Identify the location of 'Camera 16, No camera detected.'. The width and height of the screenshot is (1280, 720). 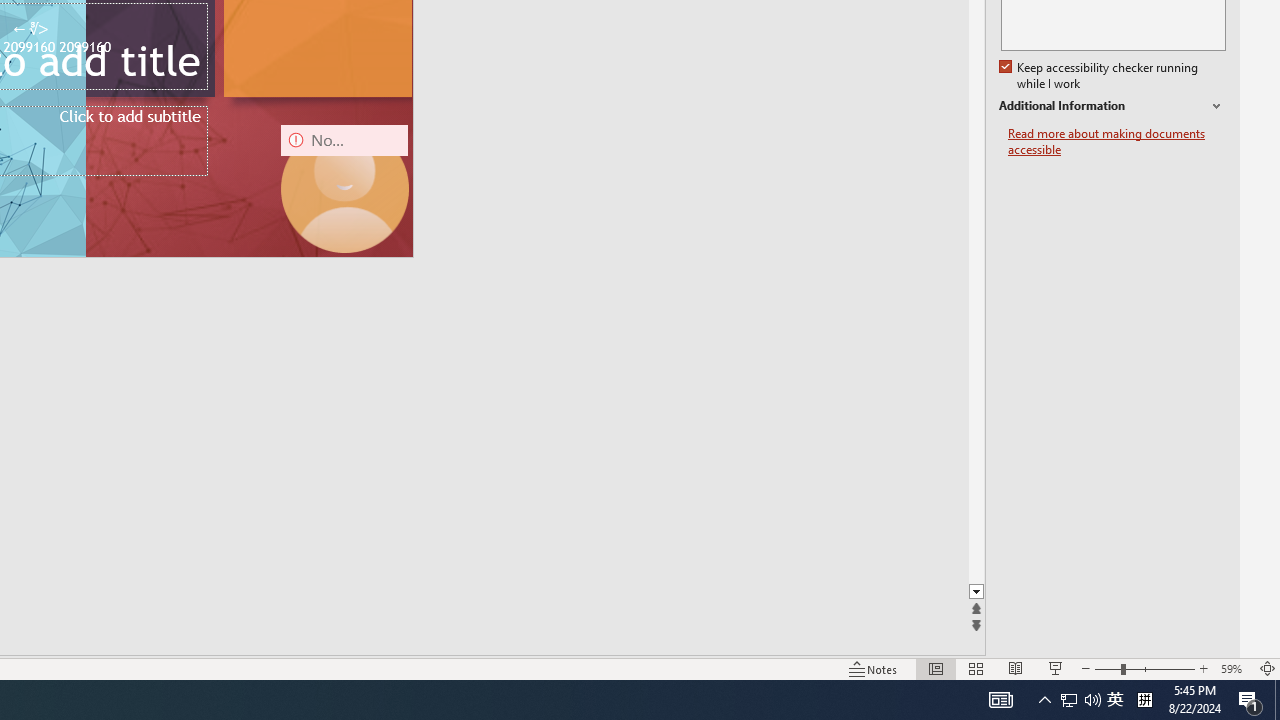
(344, 188).